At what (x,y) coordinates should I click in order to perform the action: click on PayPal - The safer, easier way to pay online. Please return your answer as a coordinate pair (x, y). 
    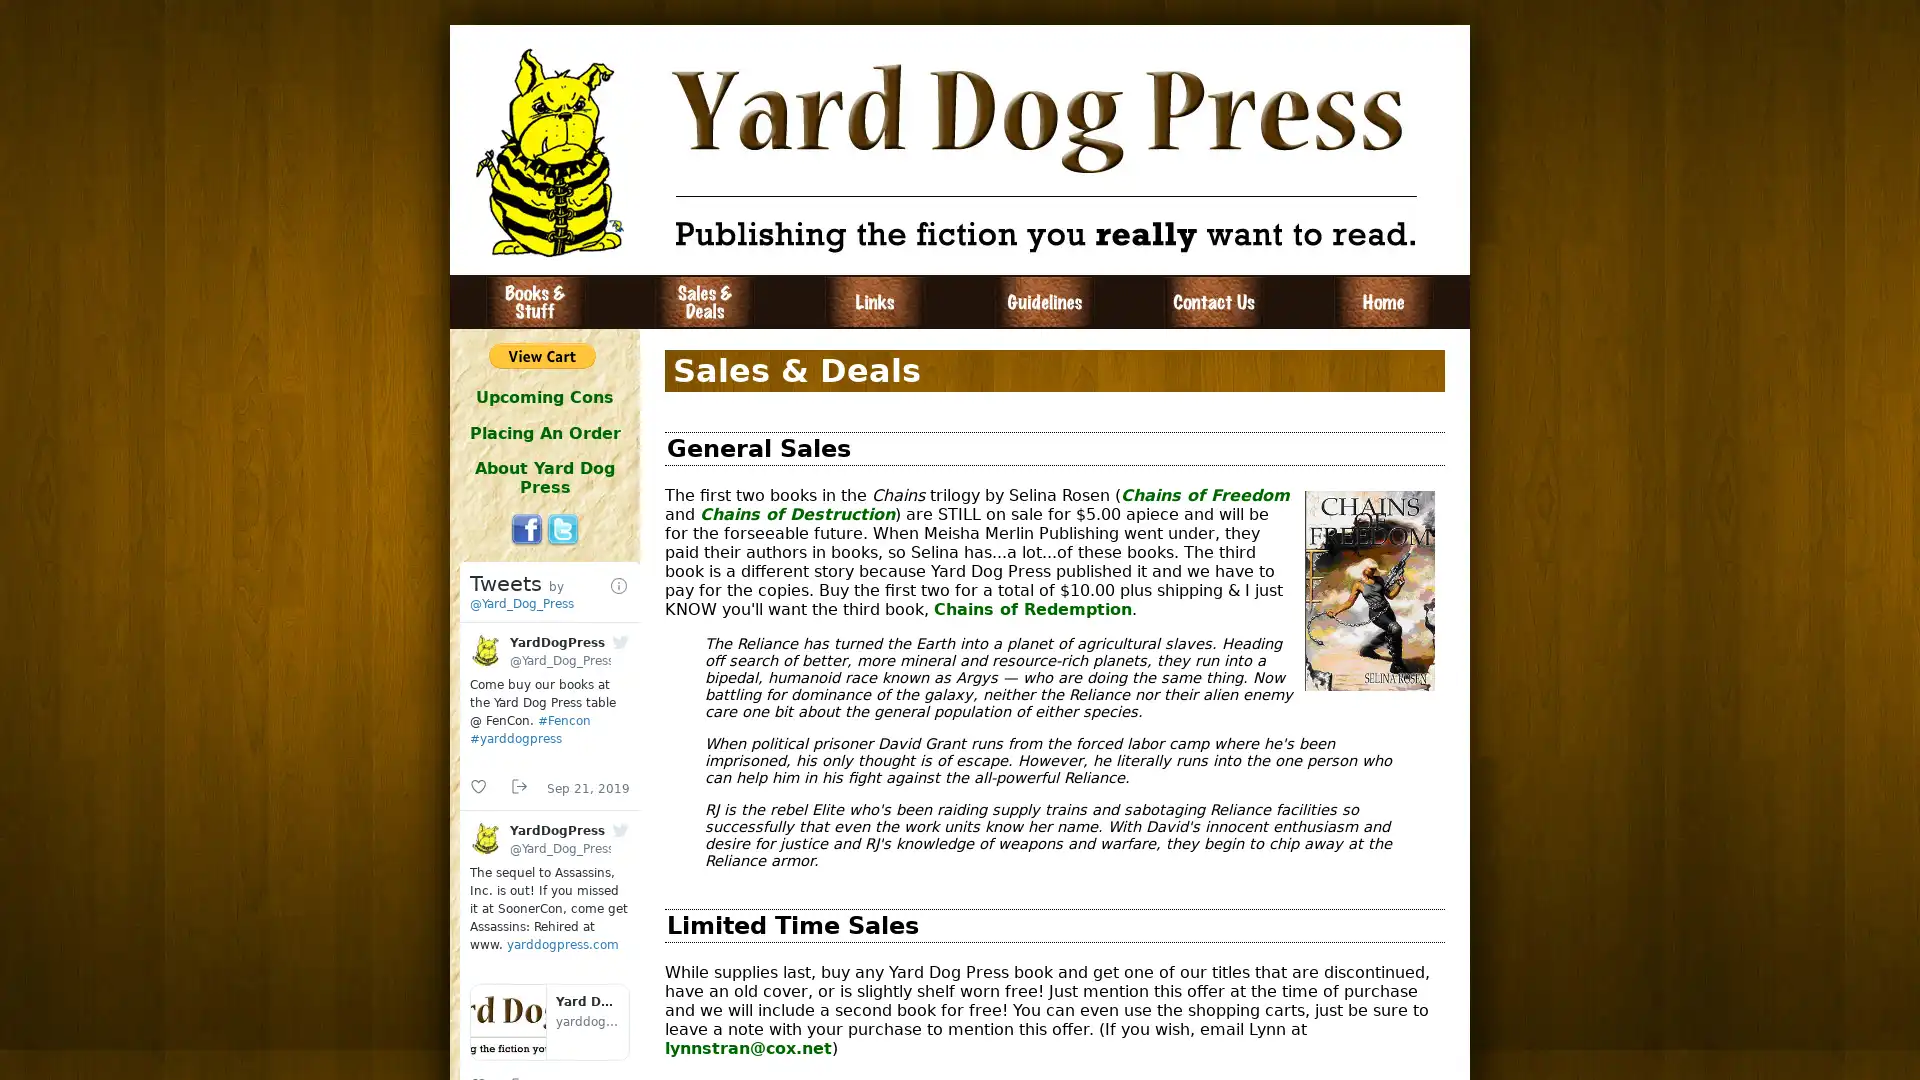
    Looking at the image, I should click on (542, 354).